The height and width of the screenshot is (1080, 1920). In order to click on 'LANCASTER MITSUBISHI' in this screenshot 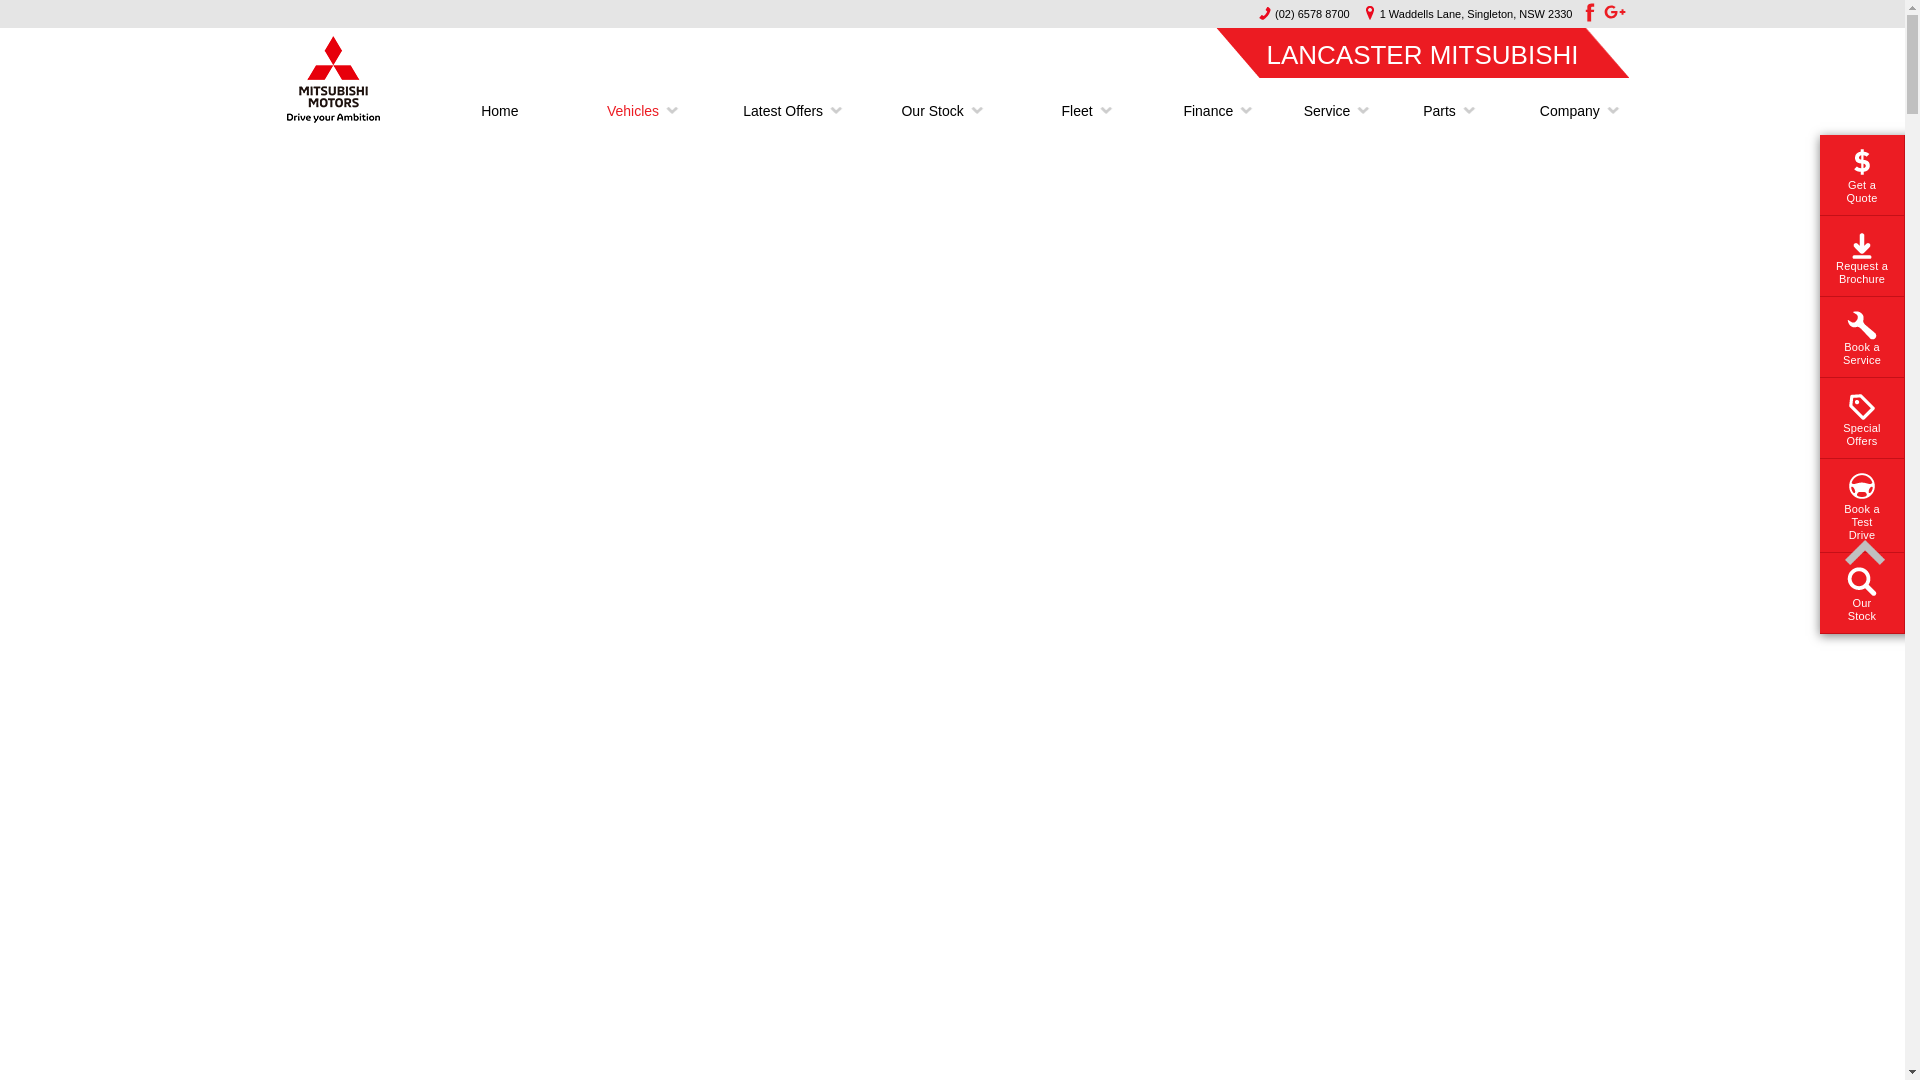, I will do `click(1420, 52)`.